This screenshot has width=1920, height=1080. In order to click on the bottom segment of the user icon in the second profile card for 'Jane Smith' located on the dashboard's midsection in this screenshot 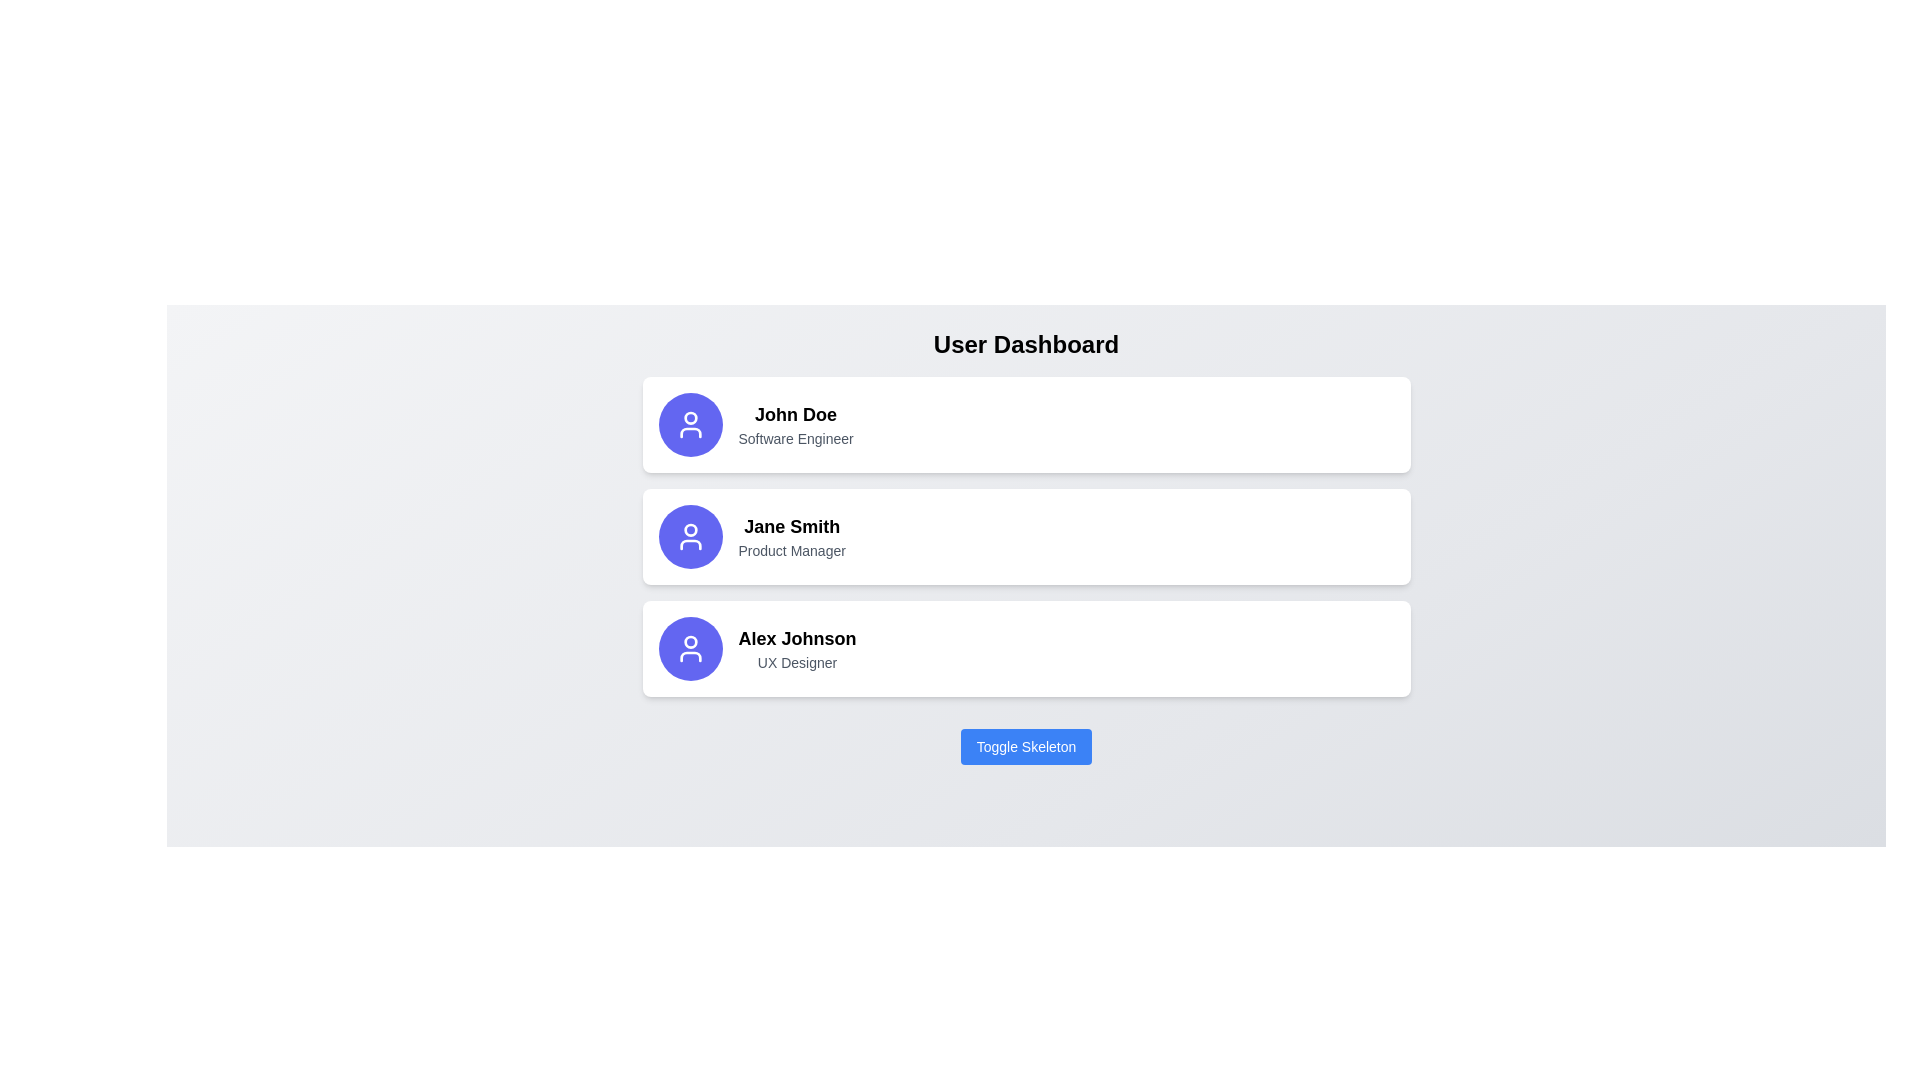, I will do `click(690, 544)`.